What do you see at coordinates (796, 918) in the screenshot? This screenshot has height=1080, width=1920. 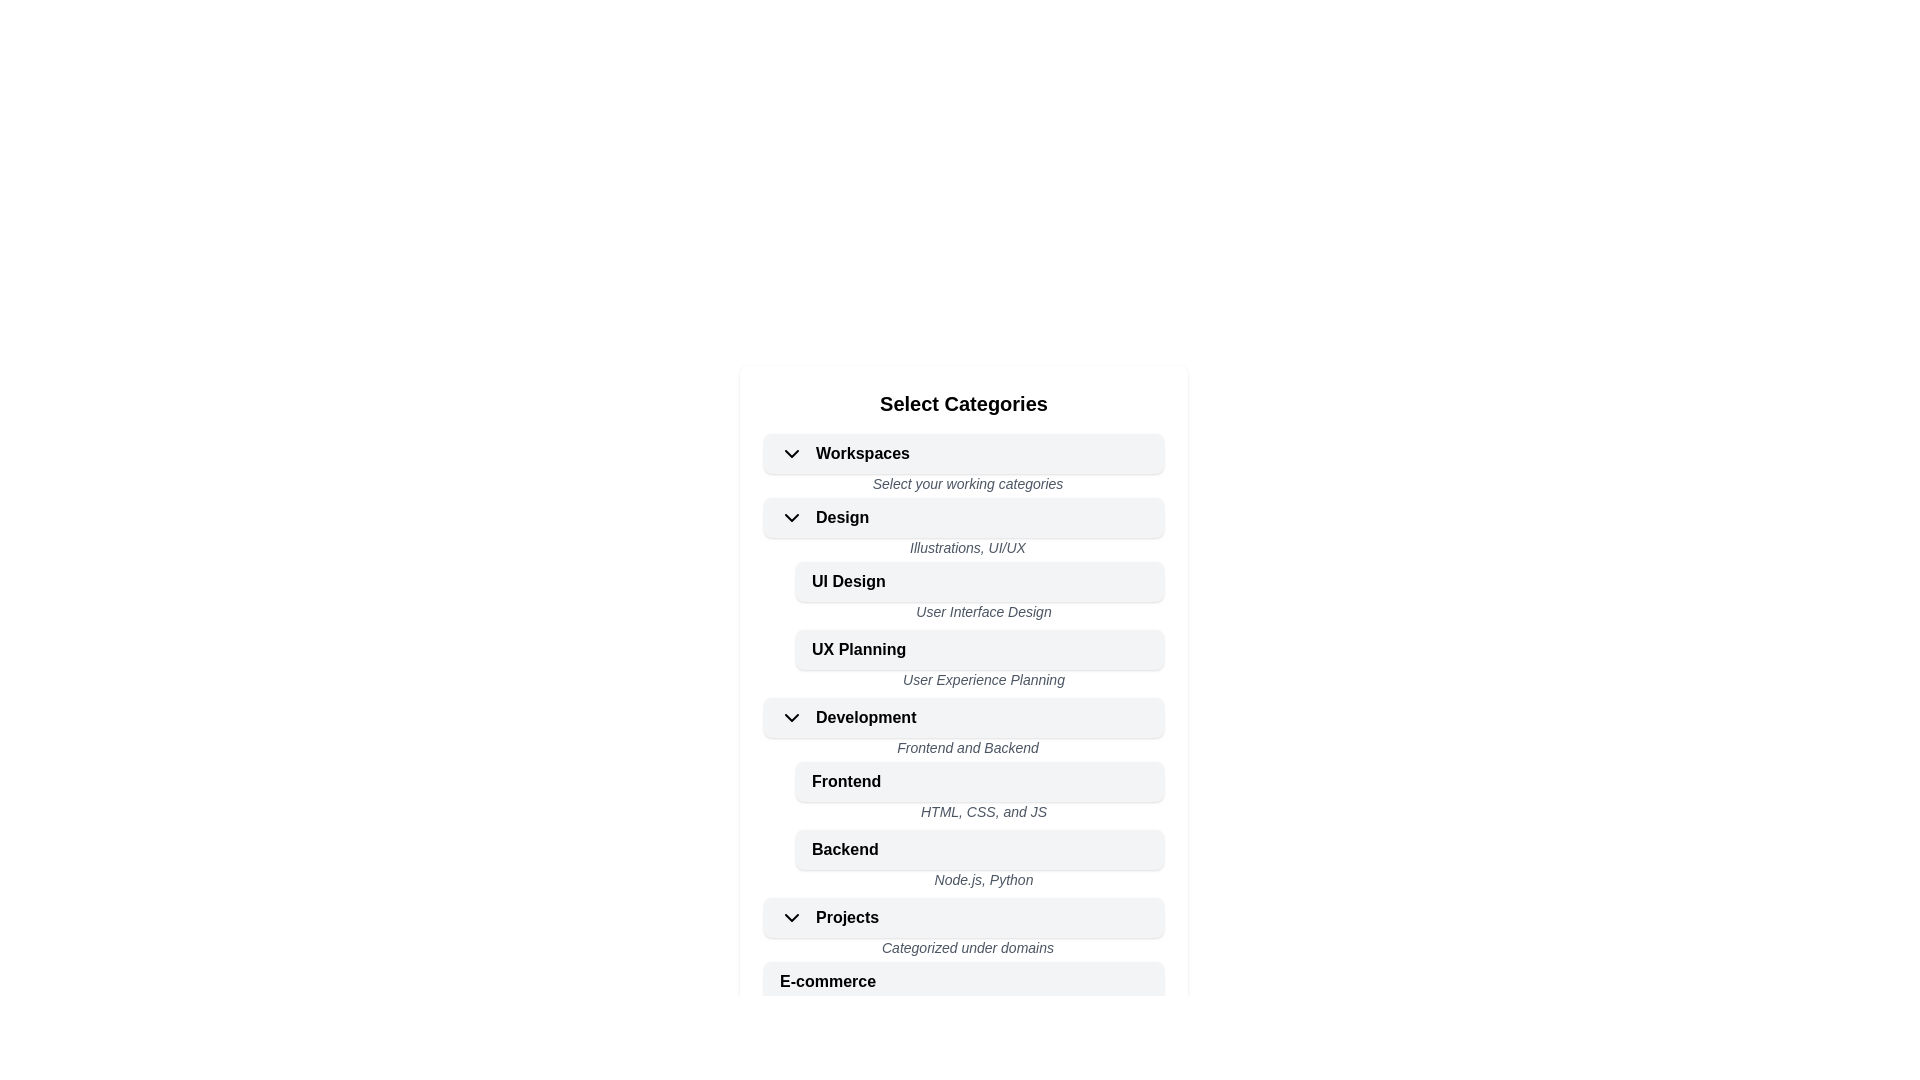 I see `the dropdown indicator icon located at the left side of the 'Projects' label` at bounding box center [796, 918].